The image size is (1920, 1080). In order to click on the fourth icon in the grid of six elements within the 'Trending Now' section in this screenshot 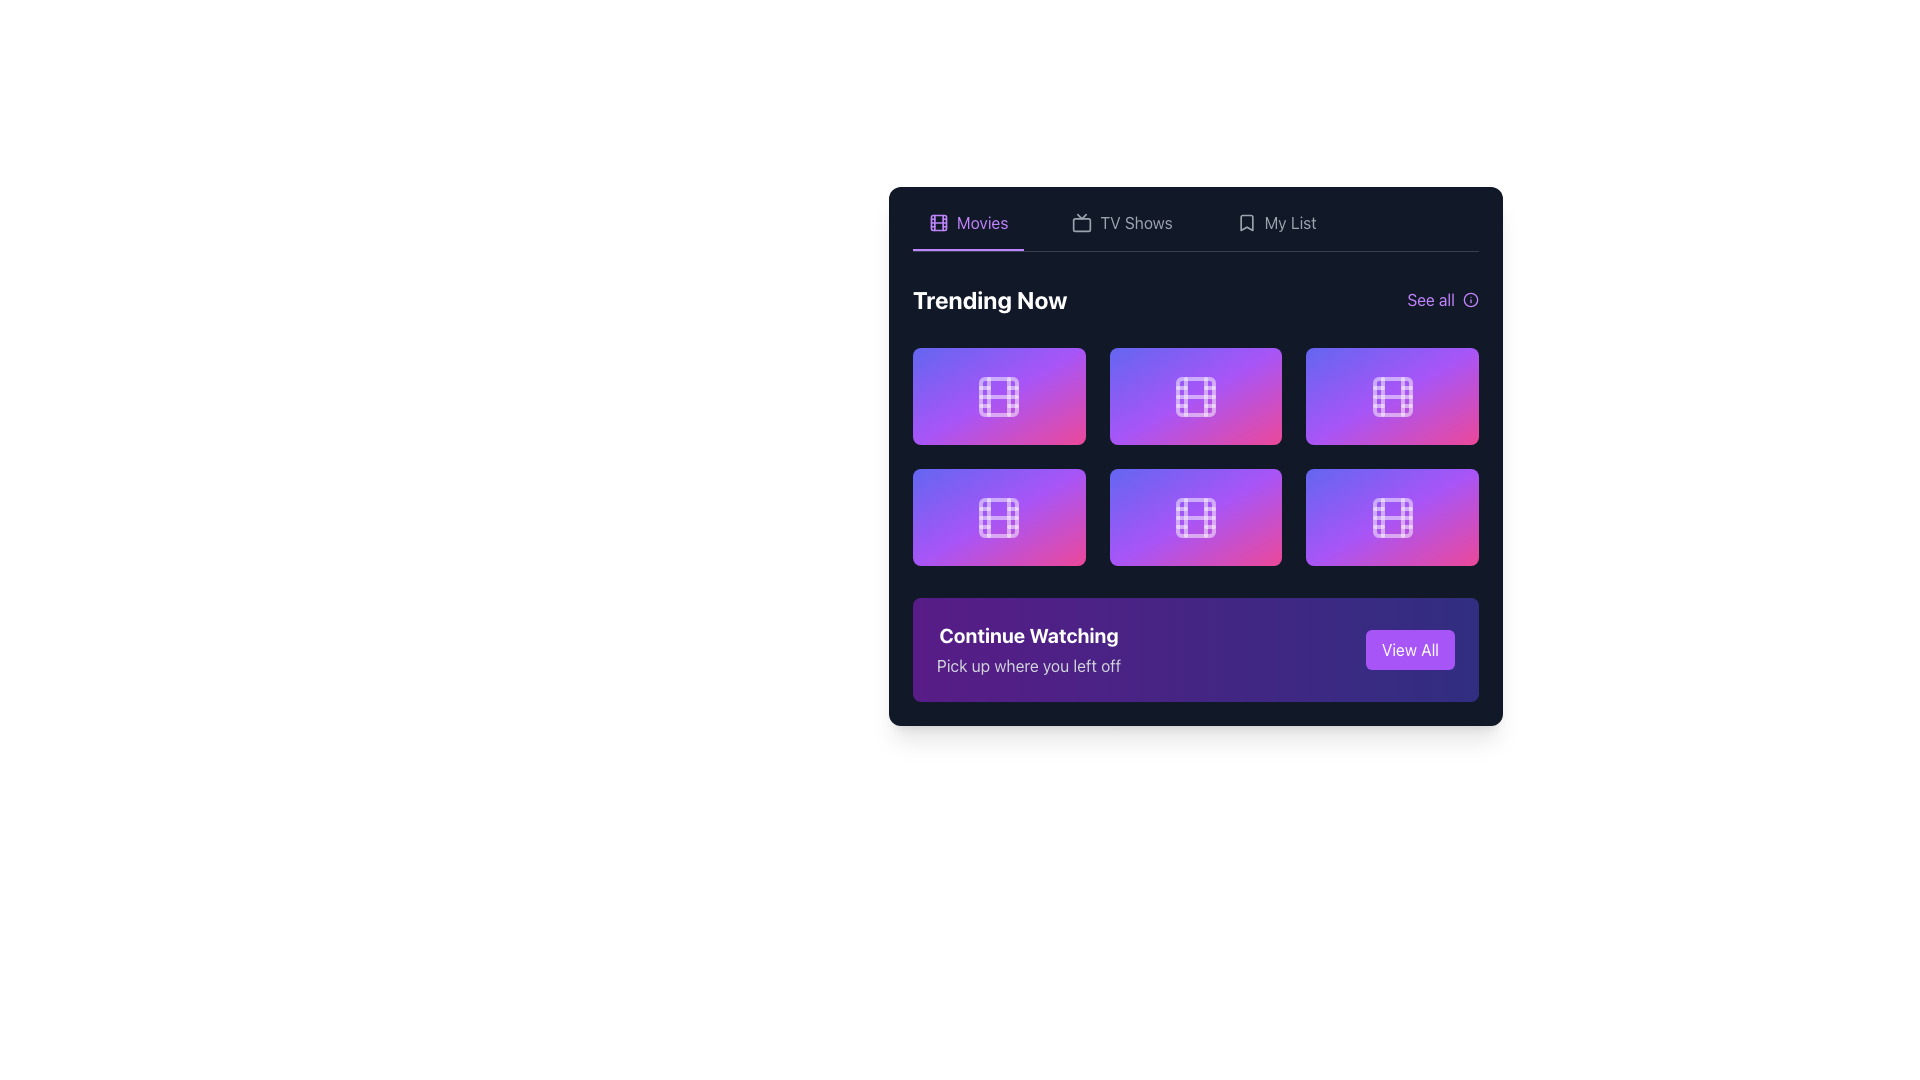, I will do `click(1195, 516)`.